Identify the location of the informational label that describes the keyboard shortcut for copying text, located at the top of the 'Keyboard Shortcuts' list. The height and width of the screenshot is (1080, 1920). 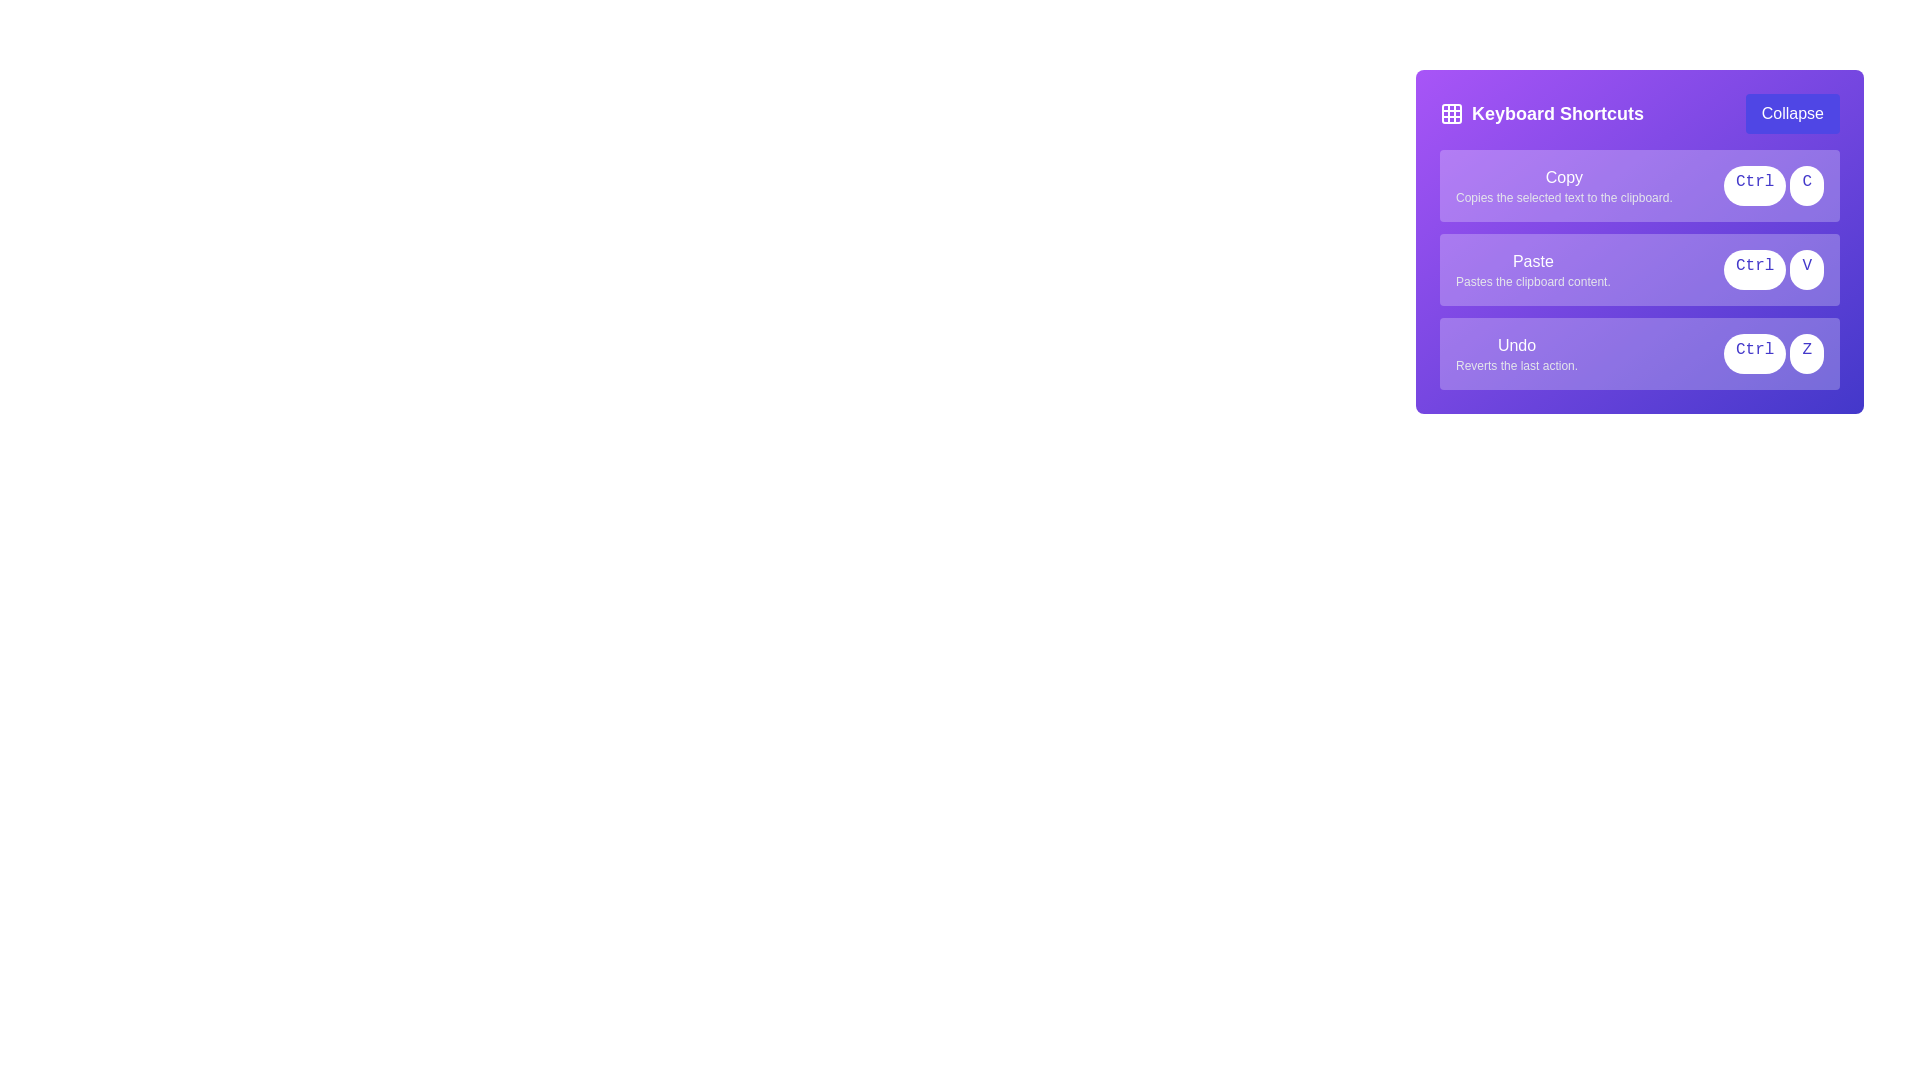
(1563, 185).